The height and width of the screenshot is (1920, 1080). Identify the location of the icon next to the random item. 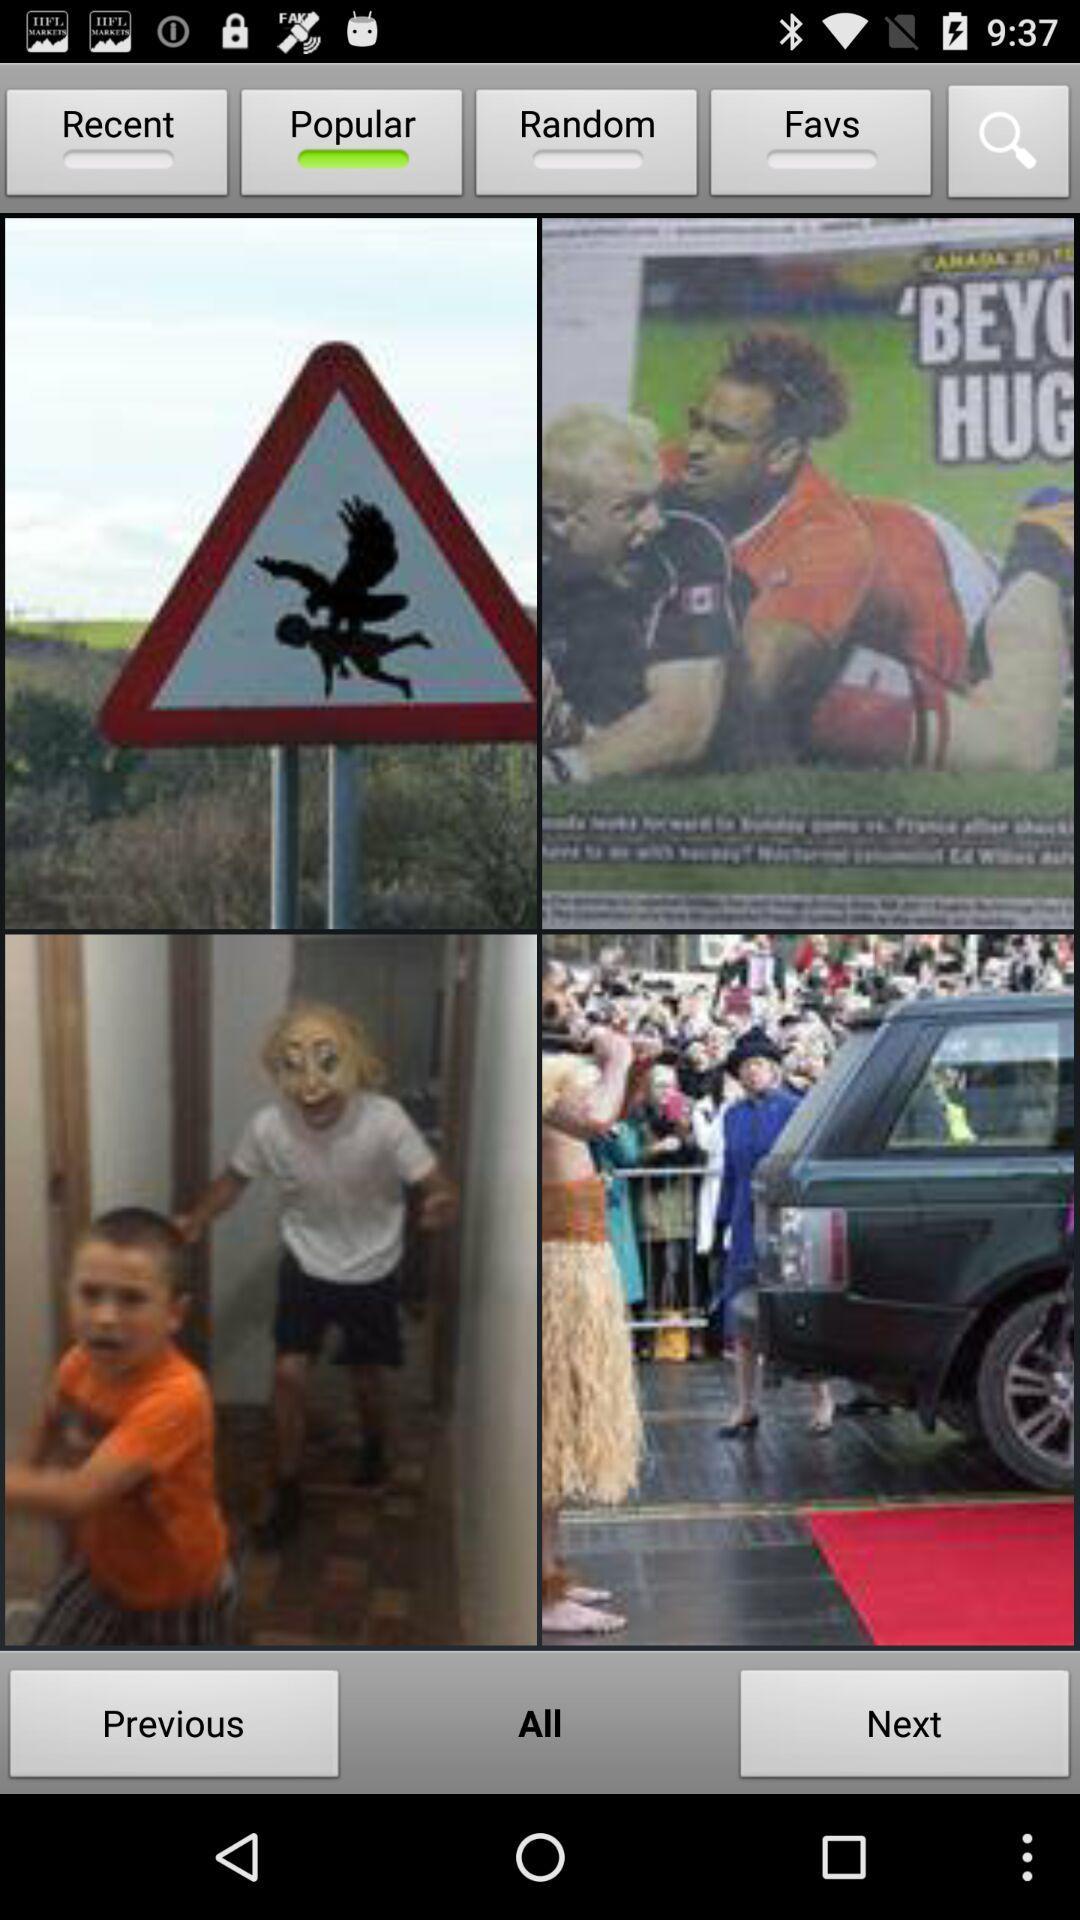
(821, 146).